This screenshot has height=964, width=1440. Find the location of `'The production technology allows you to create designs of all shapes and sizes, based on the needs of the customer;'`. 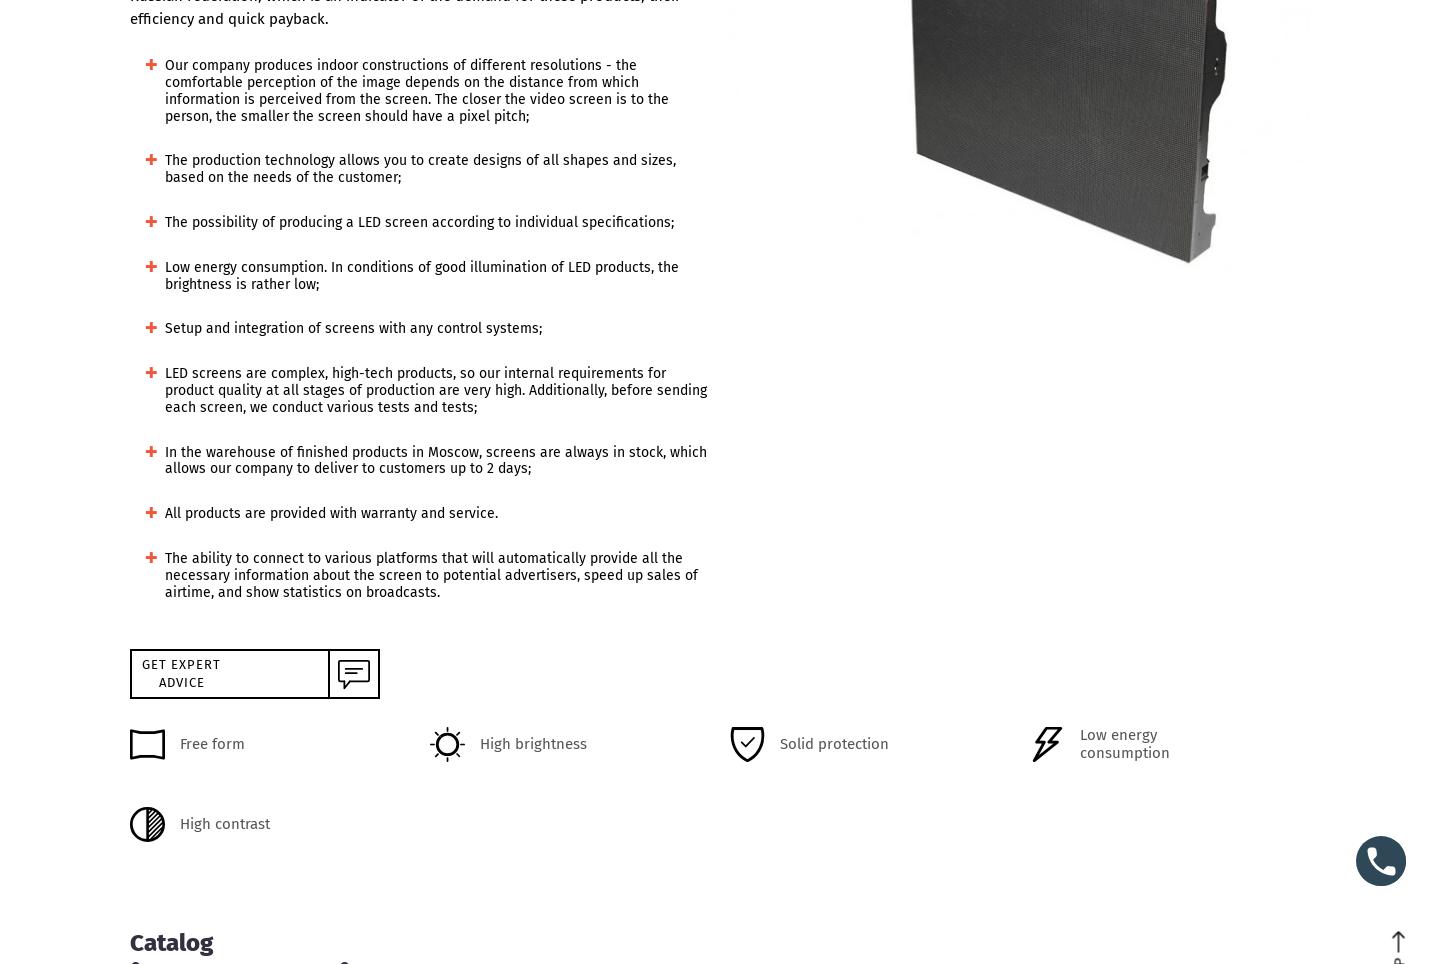

'The production technology allows you to create designs of all shapes and sizes, based on the needs of the customer;' is located at coordinates (164, 167).